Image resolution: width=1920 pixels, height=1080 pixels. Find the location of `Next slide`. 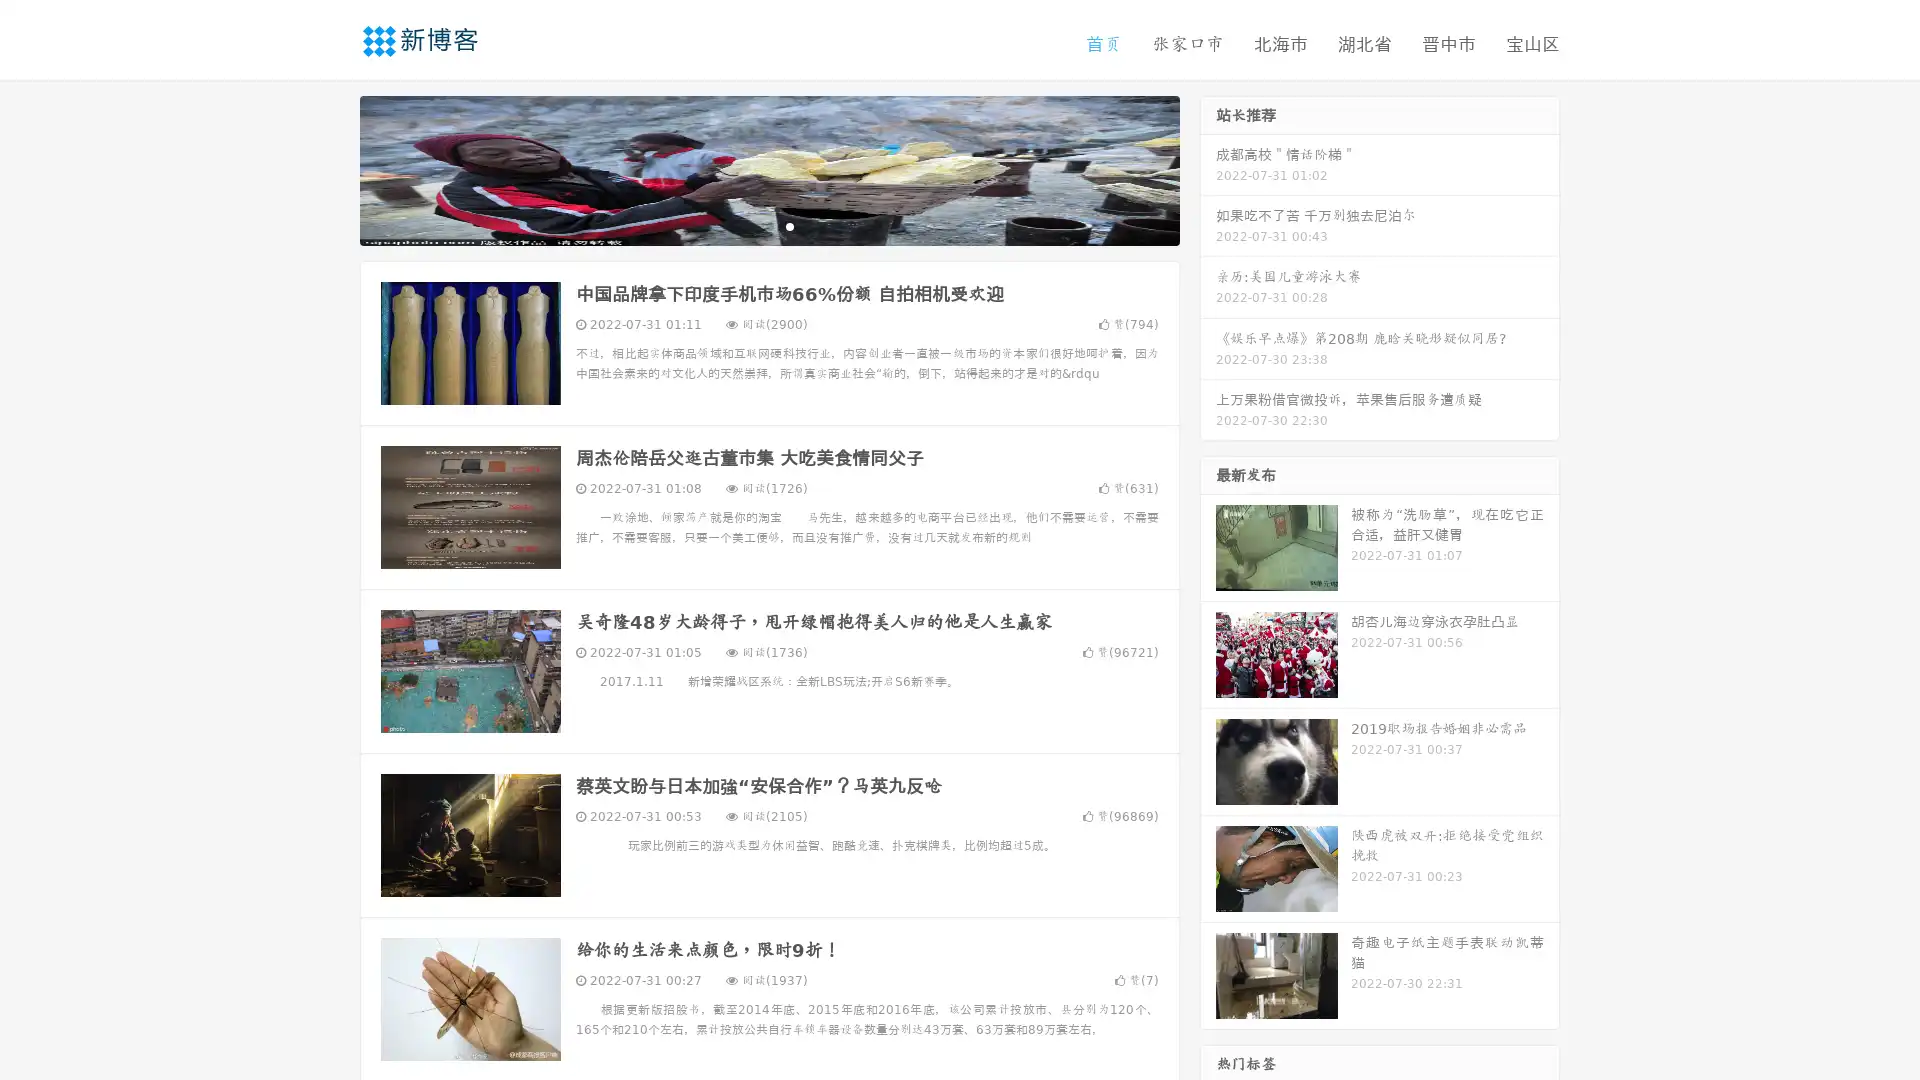

Next slide is located at coordinates (1208, 168).